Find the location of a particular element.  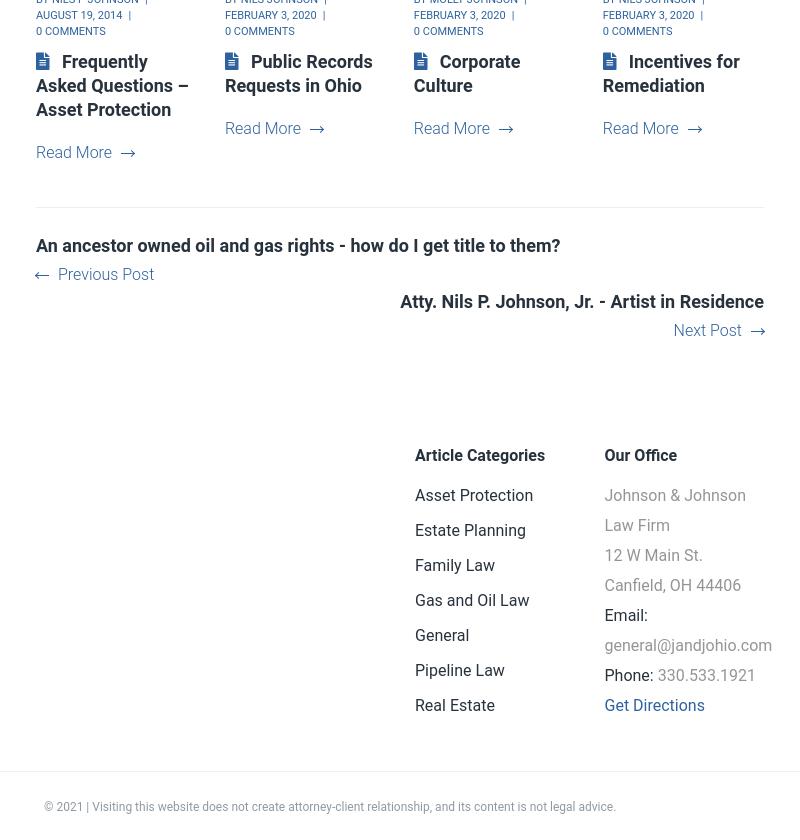

'330.533.1921' is located at coordinates (703, 675).